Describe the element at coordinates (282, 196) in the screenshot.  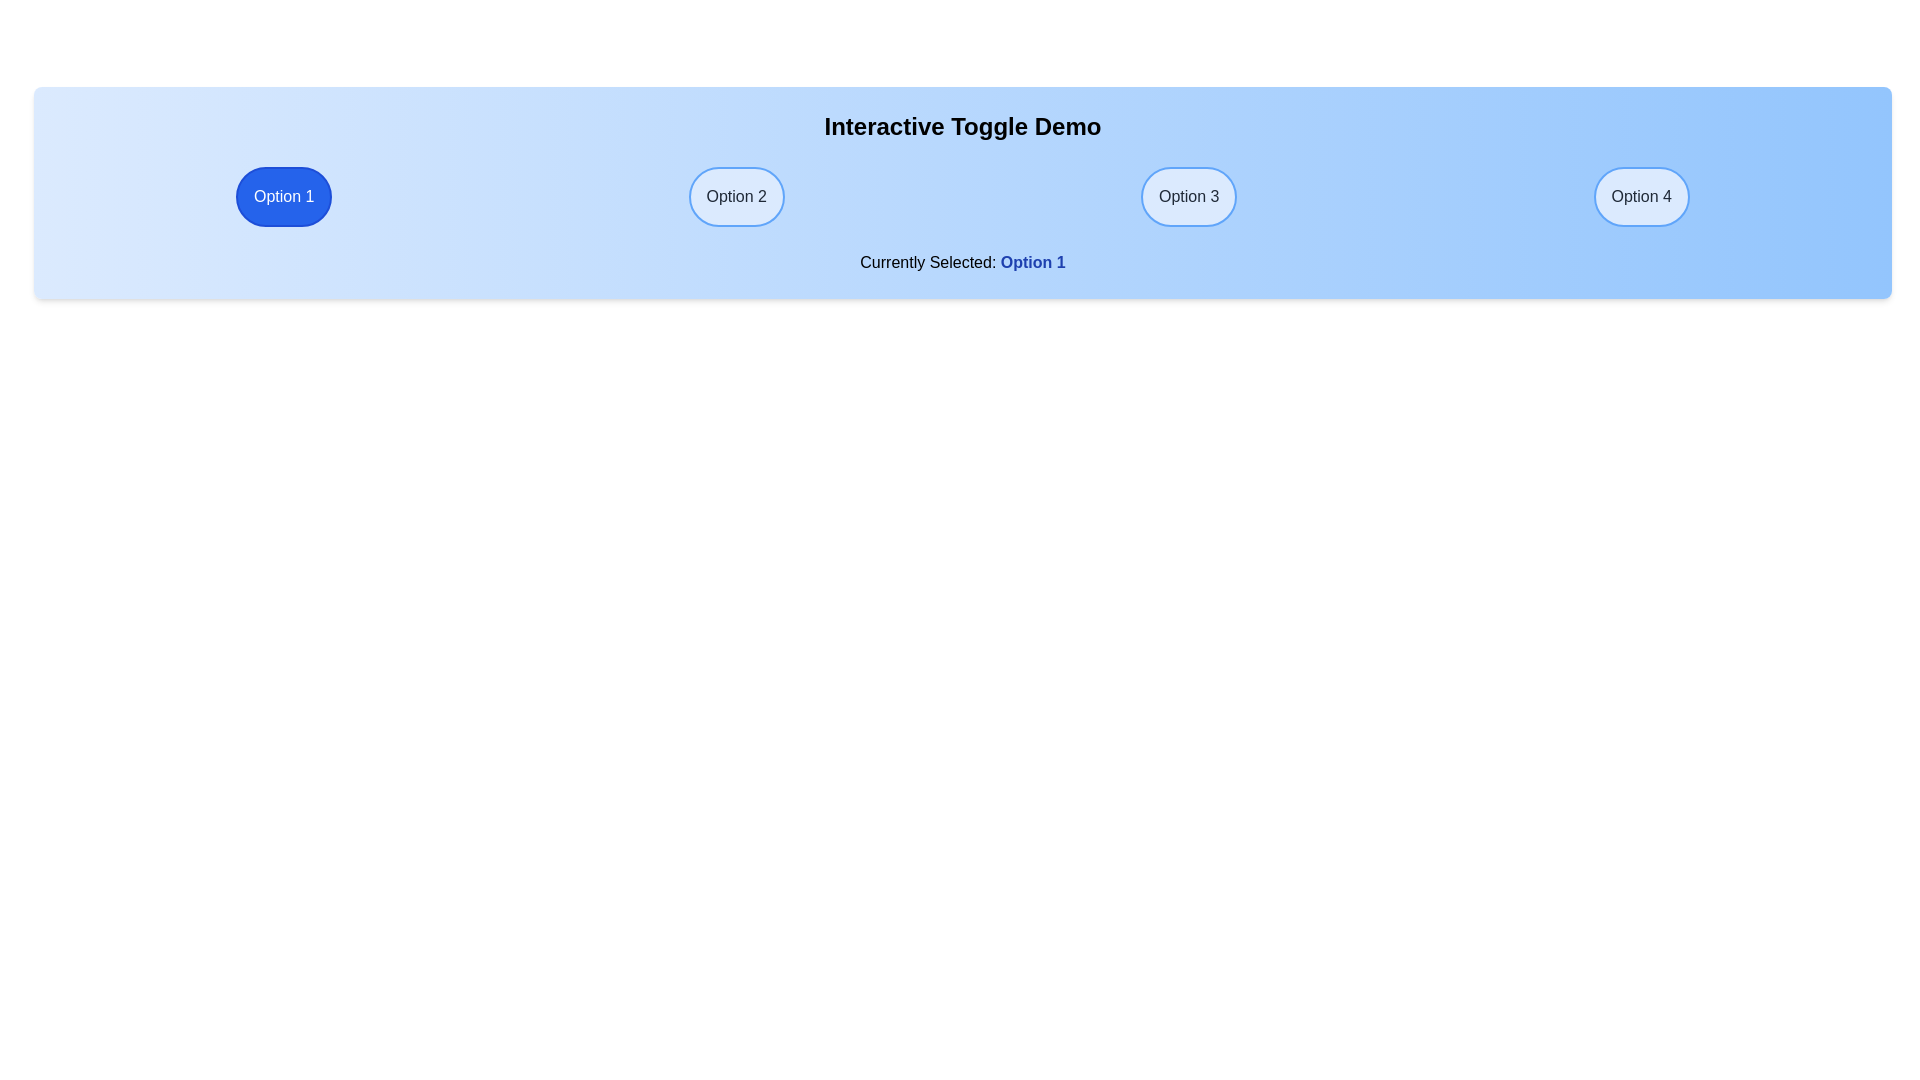
I see `the option Option 1 to select it` at that location.